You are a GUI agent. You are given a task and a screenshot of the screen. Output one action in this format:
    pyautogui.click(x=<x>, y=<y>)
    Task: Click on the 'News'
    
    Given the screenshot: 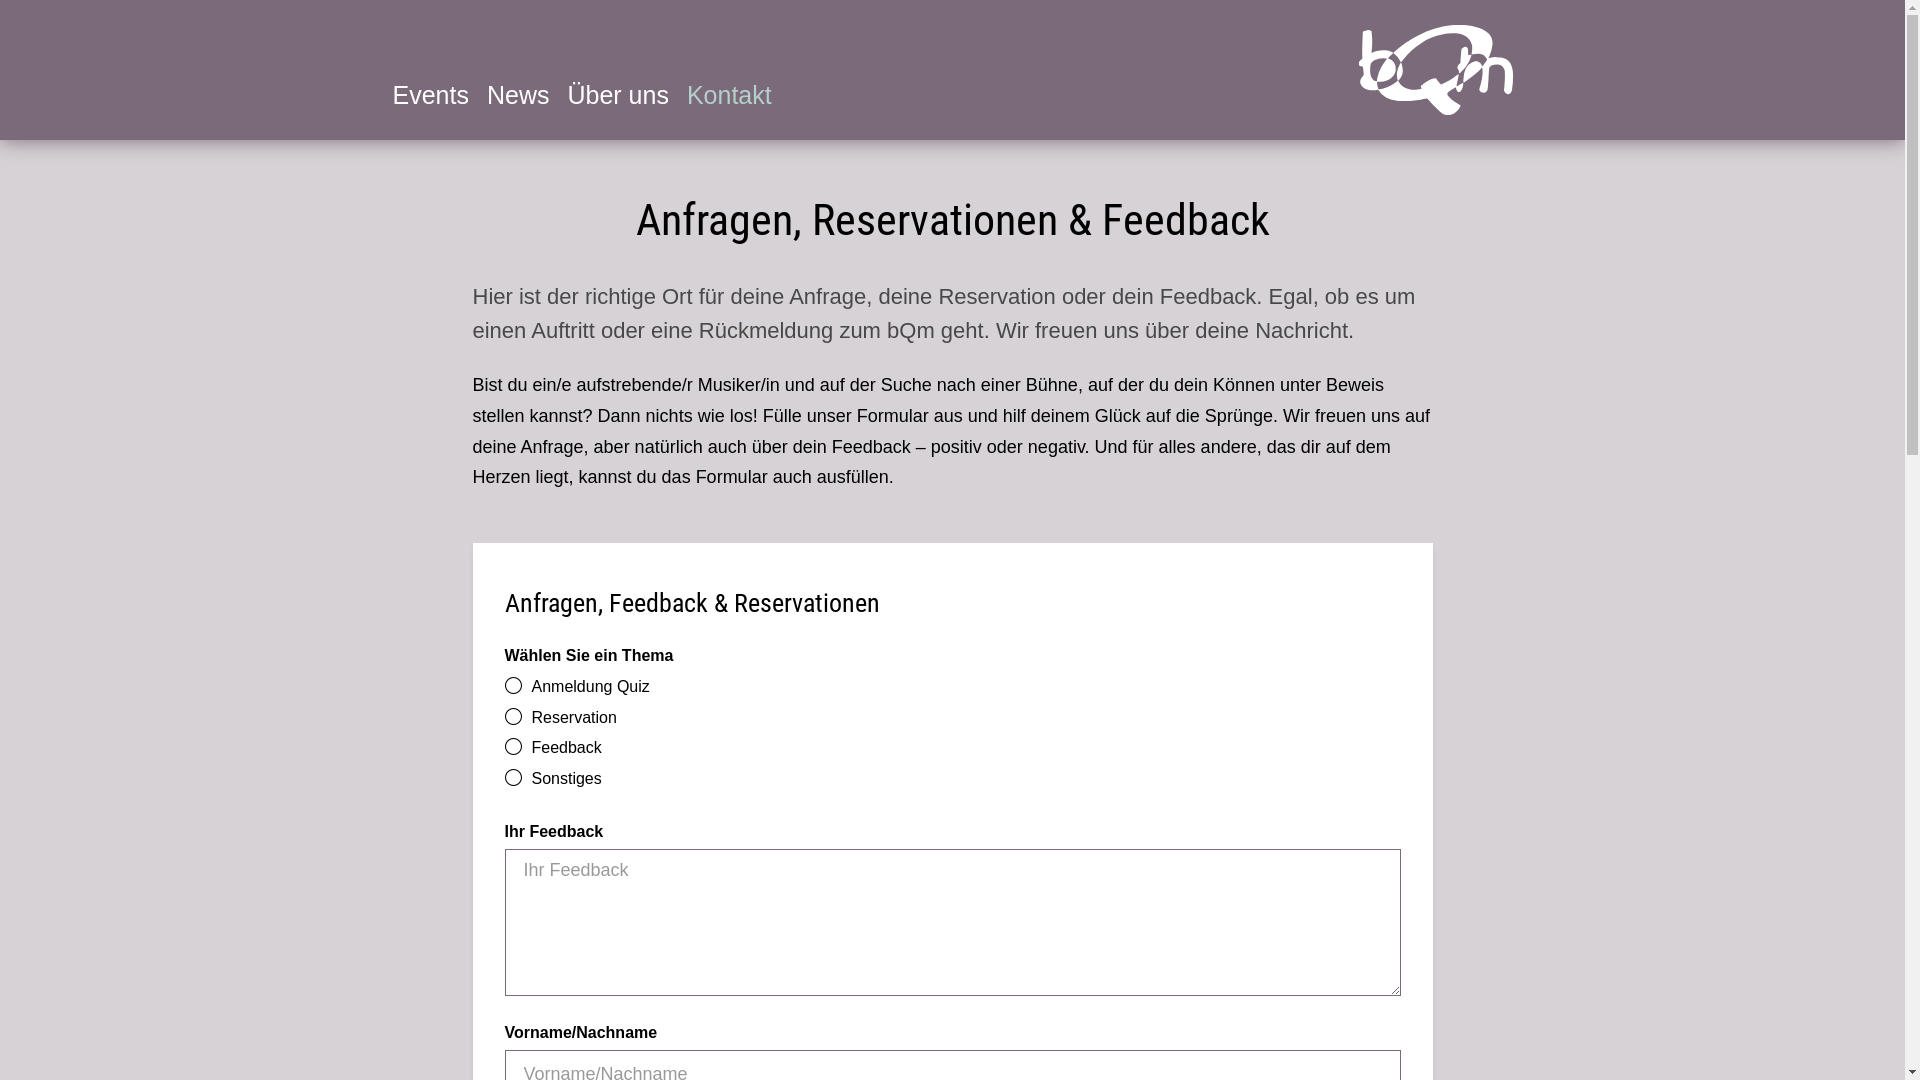 What is the action you would take?
    pyautogui.click(x=518, y=95)
    